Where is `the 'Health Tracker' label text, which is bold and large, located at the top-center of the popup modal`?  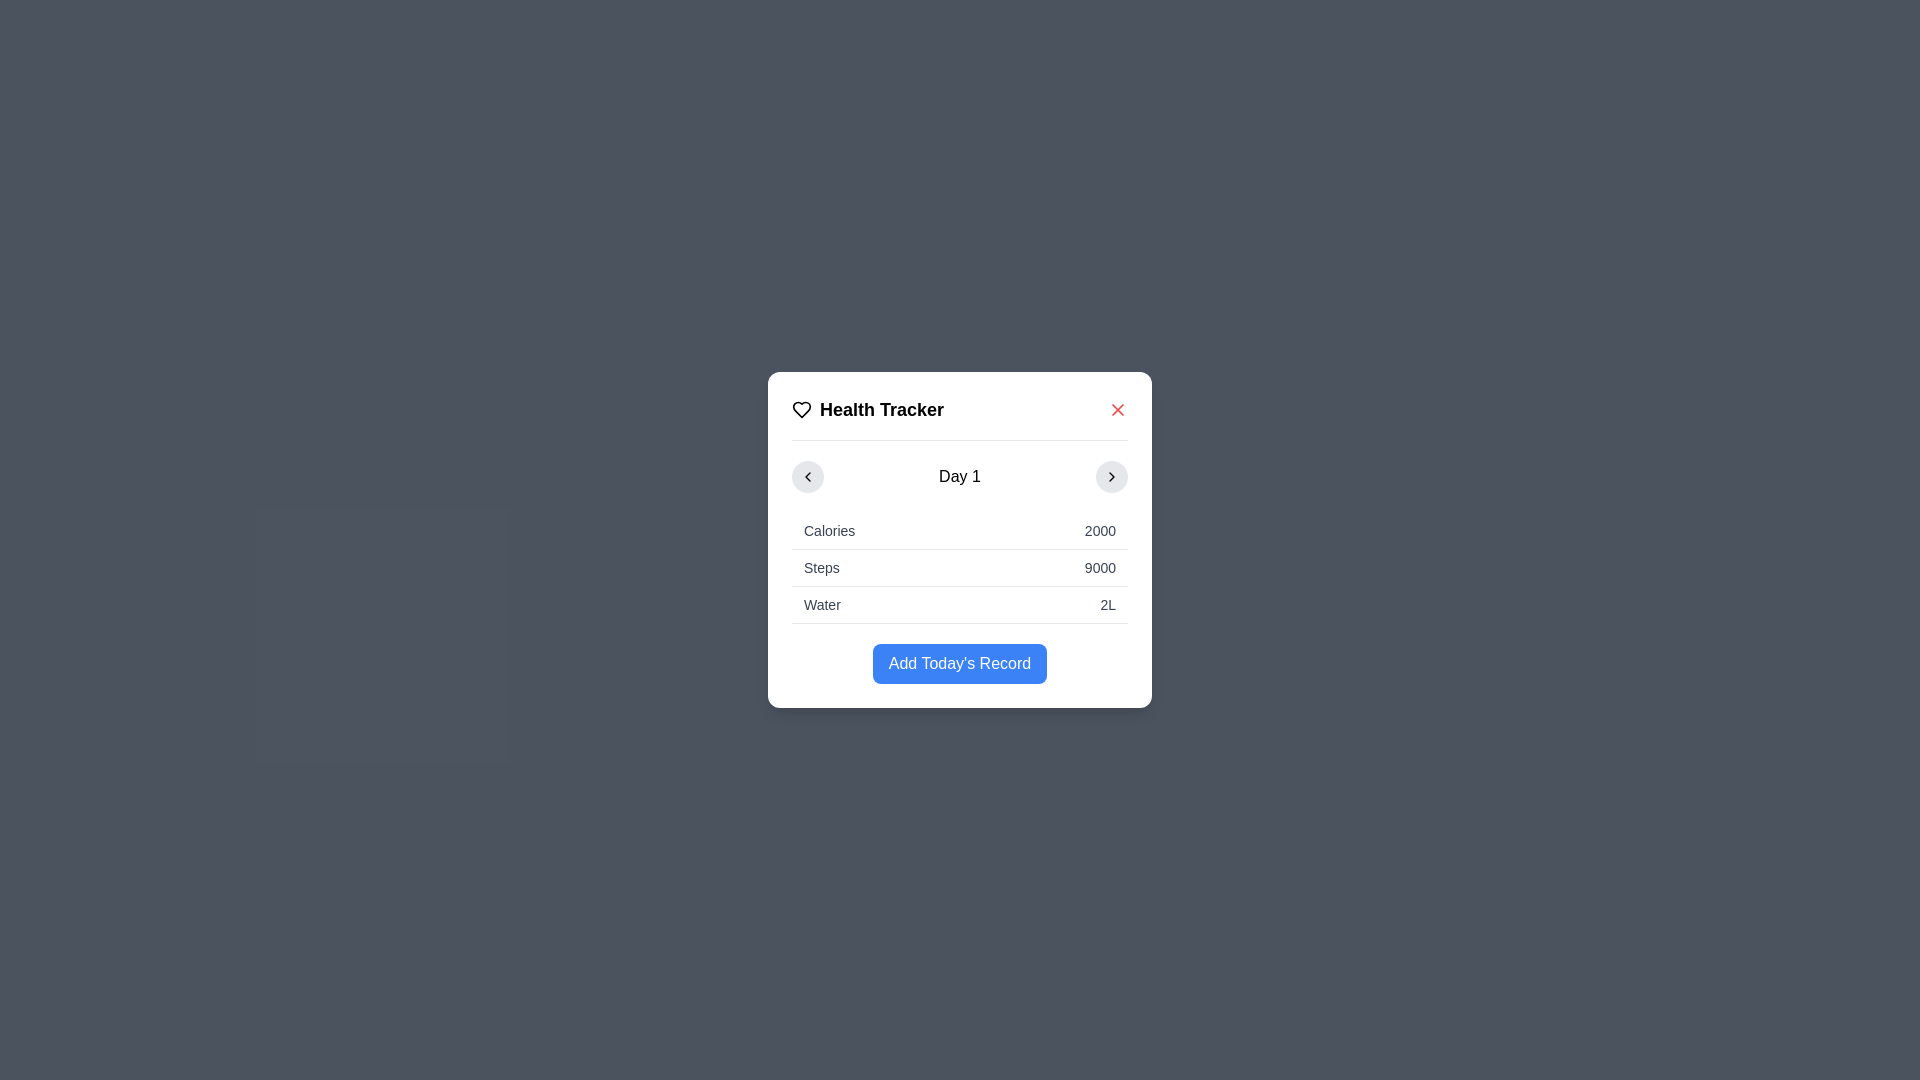
the 'Health Tracker' label text, which is bold and large, located at the top-center of the popup modal is located at coordinates (868, 408).